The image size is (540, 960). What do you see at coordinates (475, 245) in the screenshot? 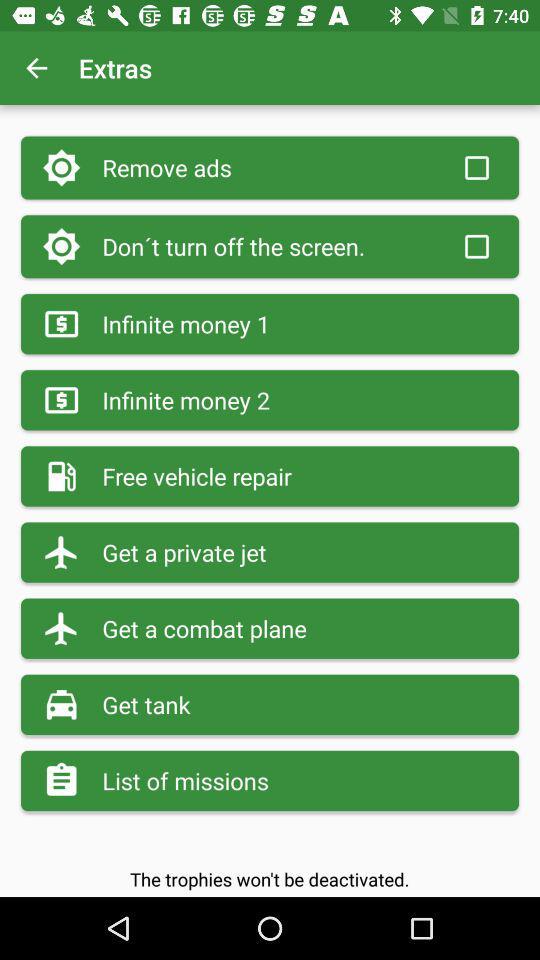
I see `the item next to the don t turn icon` at bounding box center [475, 245].